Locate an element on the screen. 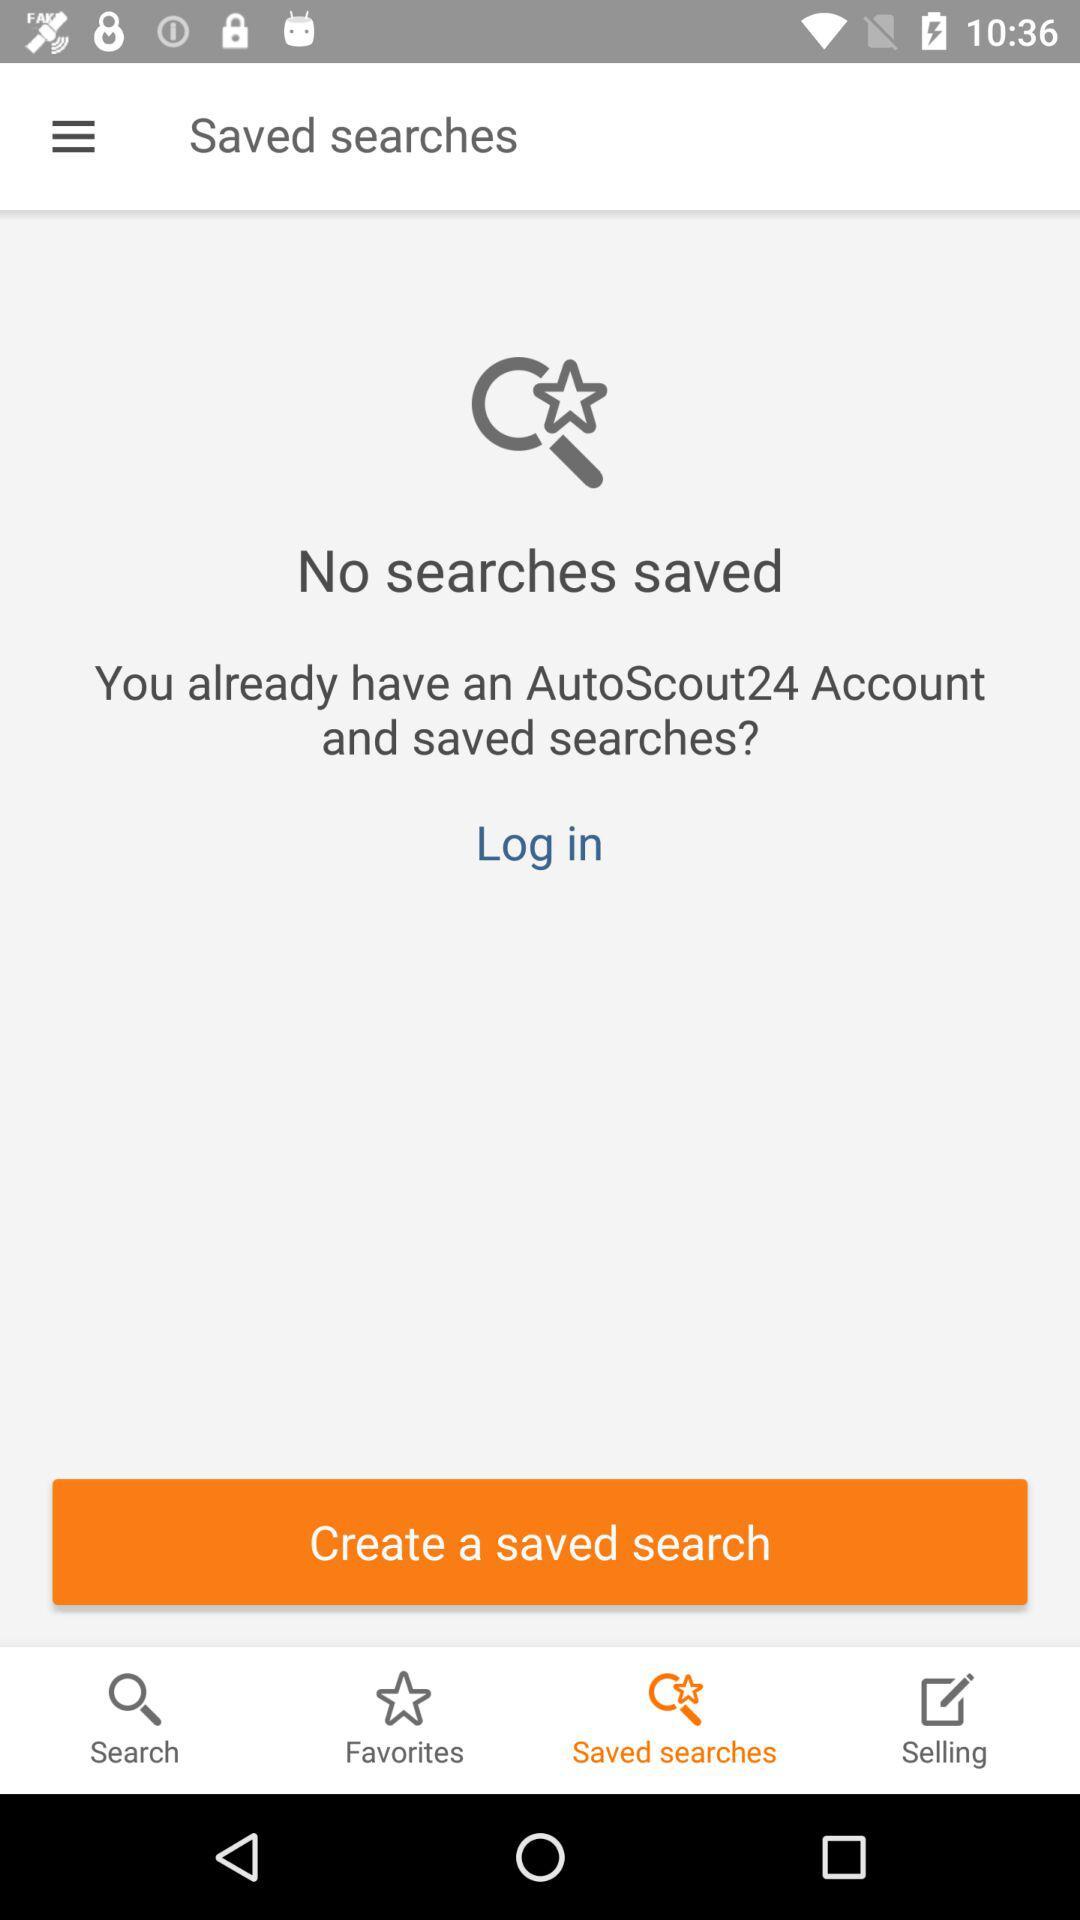  log in item is located at coordinates (538, 841).